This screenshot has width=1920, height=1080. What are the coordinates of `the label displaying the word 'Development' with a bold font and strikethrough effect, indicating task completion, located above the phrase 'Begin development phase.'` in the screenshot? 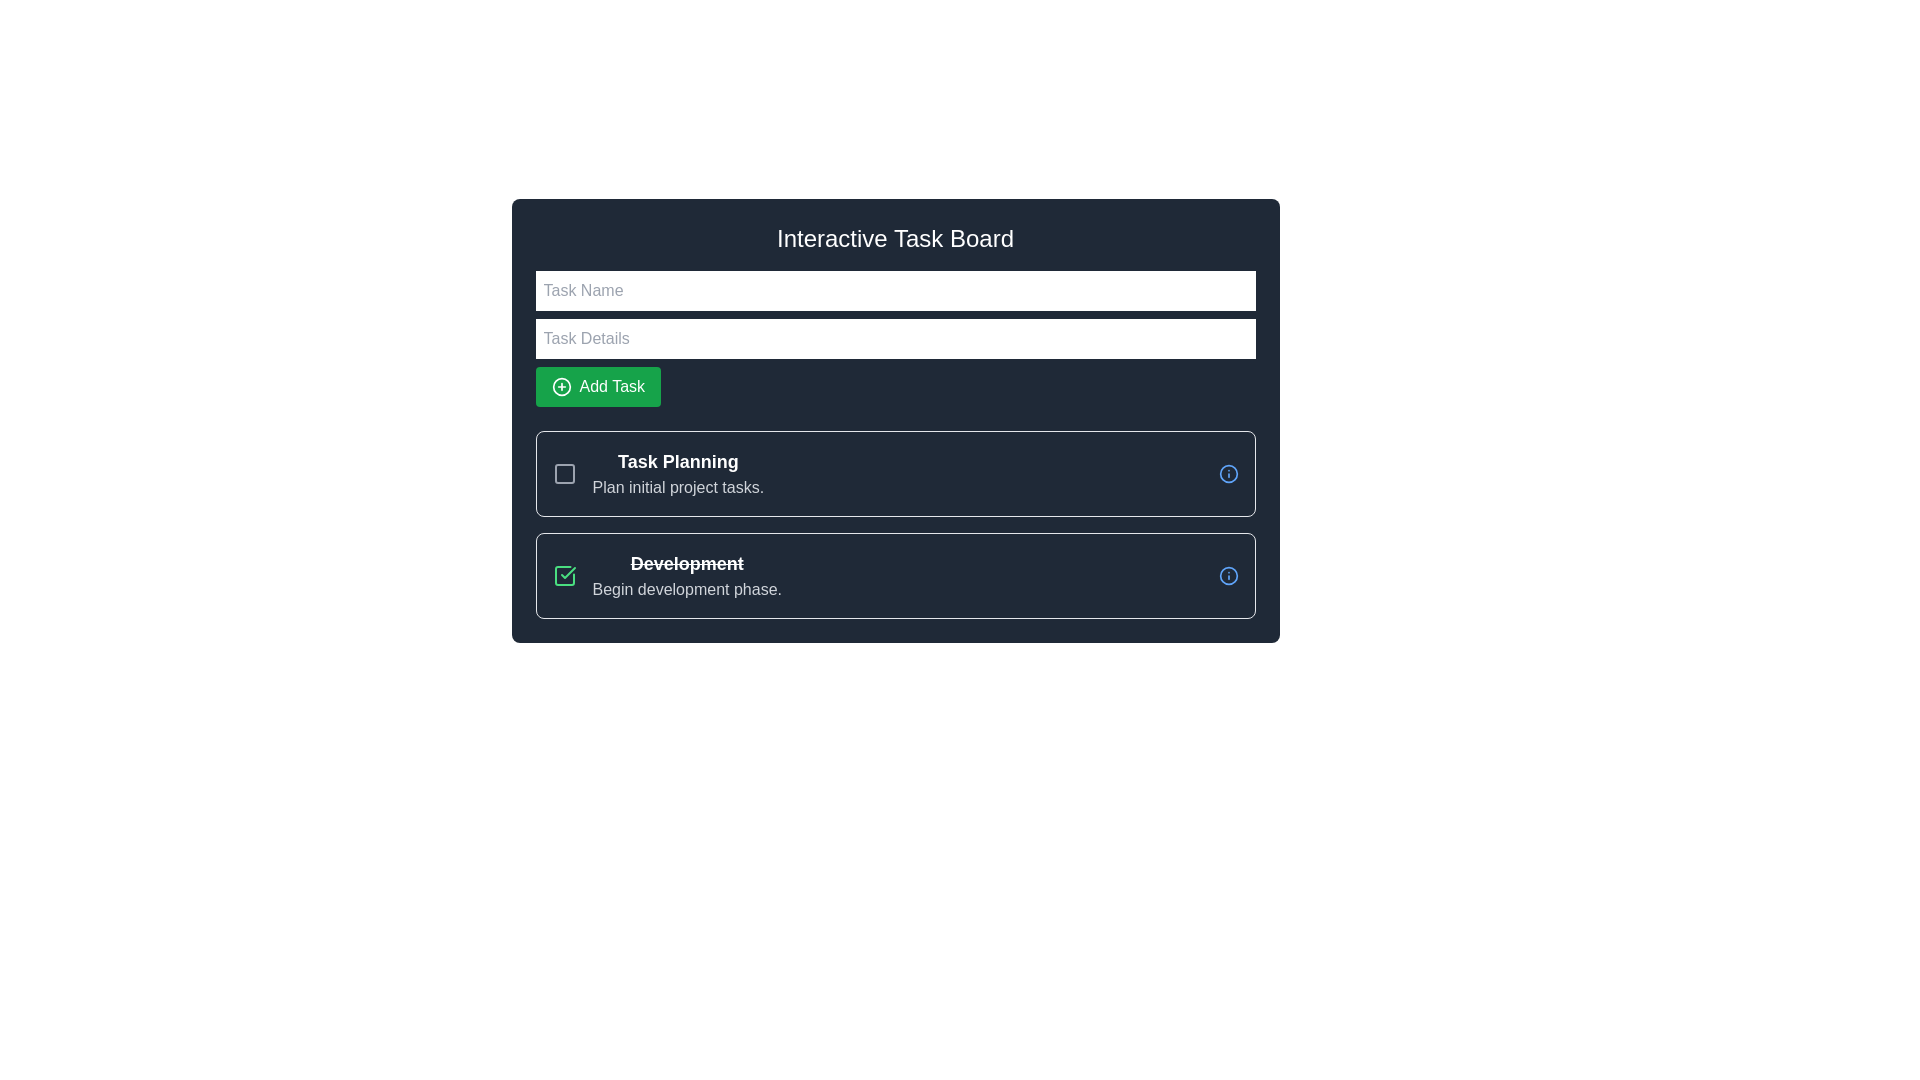 It's located at (687, 563).